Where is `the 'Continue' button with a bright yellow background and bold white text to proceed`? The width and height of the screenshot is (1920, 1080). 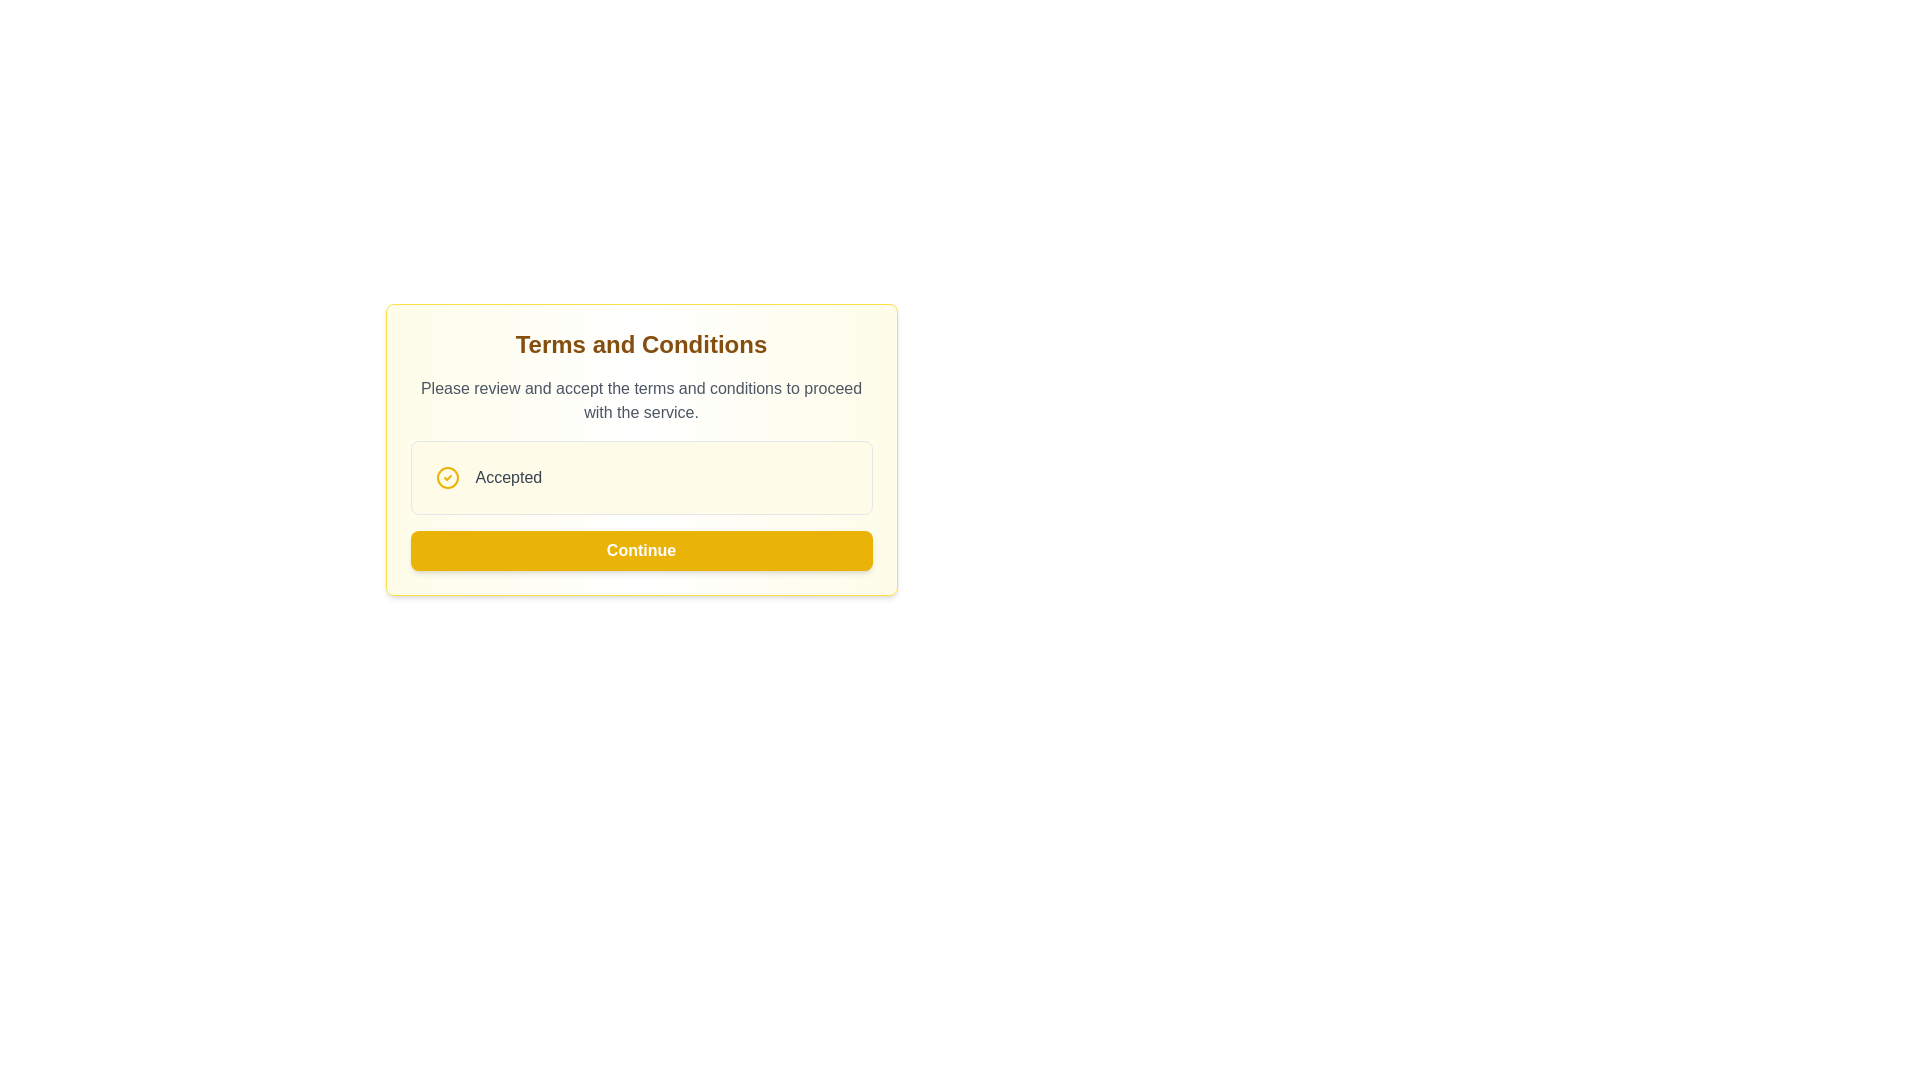 the 'Continue' button with a bright yellow background and bold white text to proceed is located at coordinates (641, 551).